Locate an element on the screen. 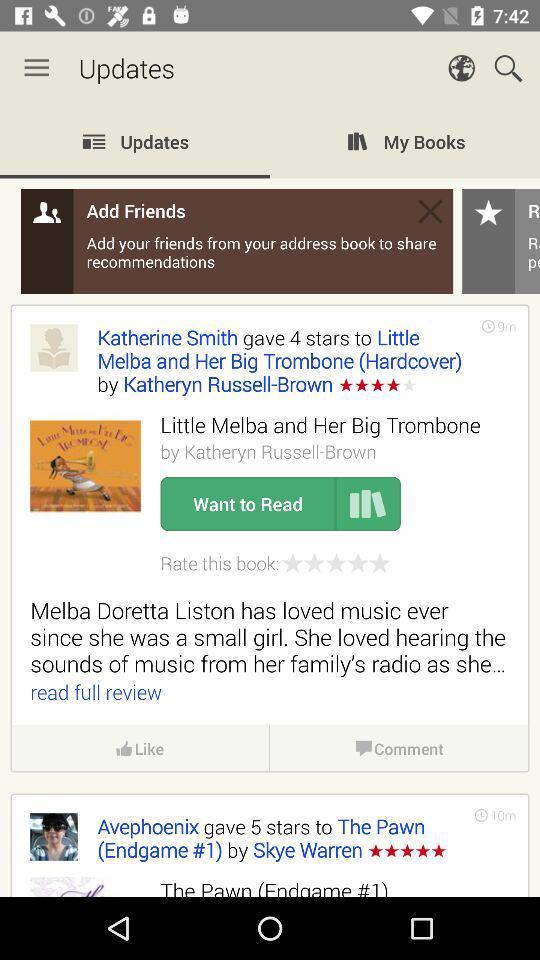  the want to read item is located at coordinates (247, 503).